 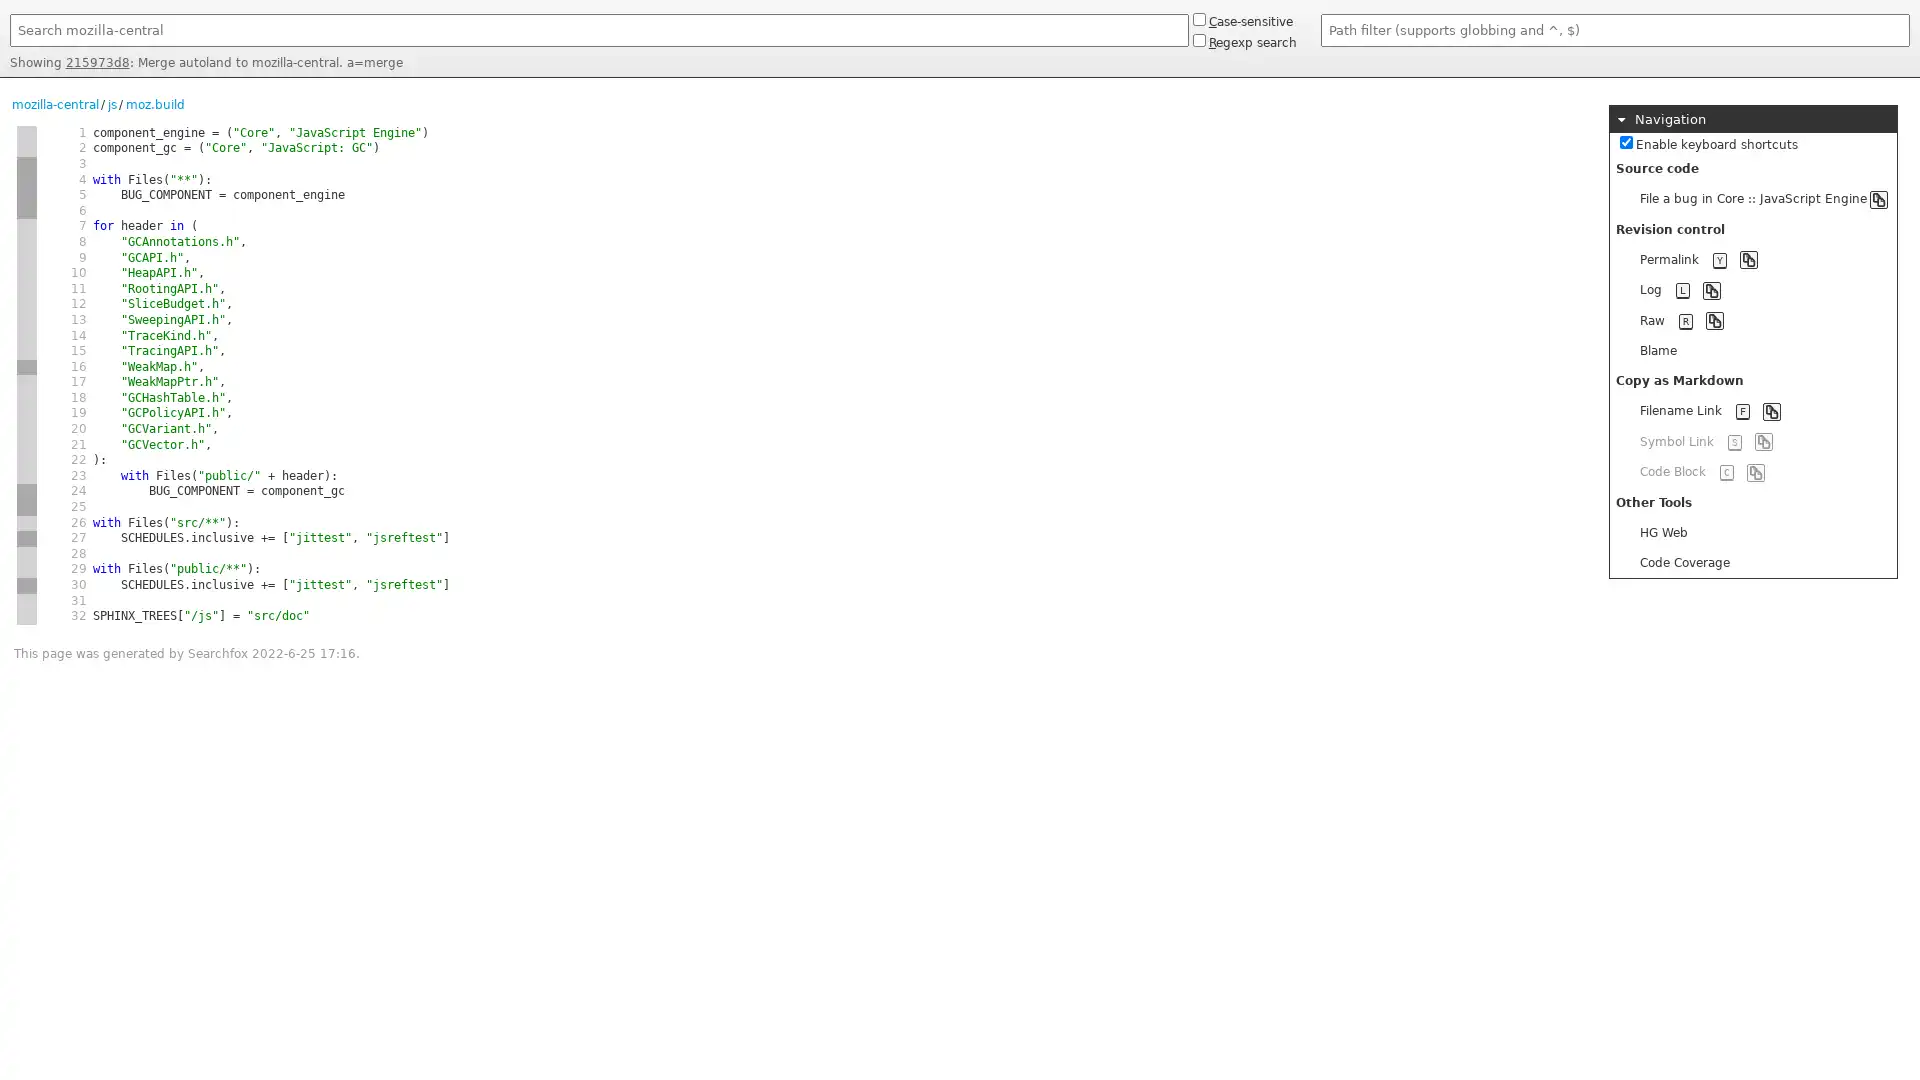 What do you see at coordinates (1713, 319) in the screenshot?
I see `Copy to clipboard` at bounding box center [1713, 319].